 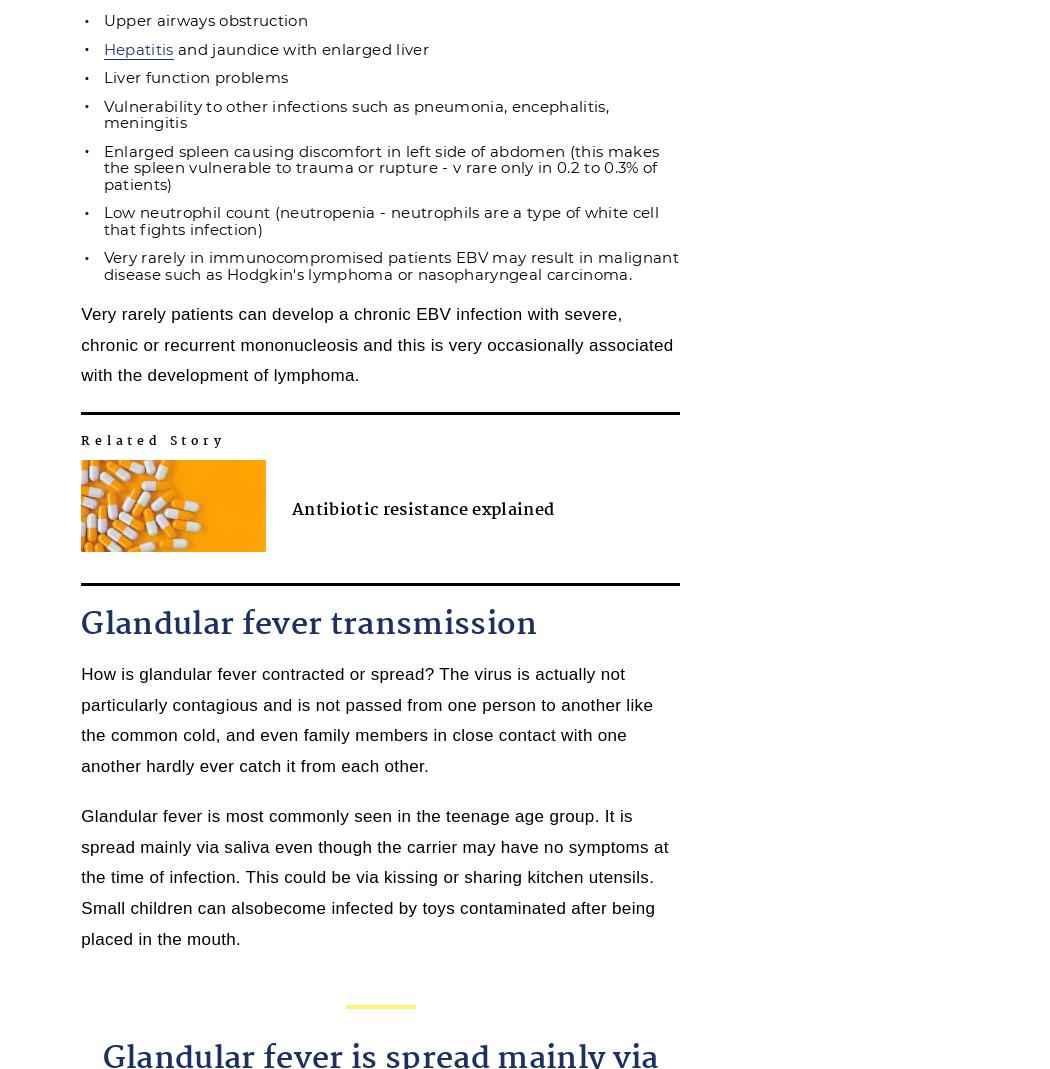 I want to click on 'Hepatitis', so click(x=136, y=47).